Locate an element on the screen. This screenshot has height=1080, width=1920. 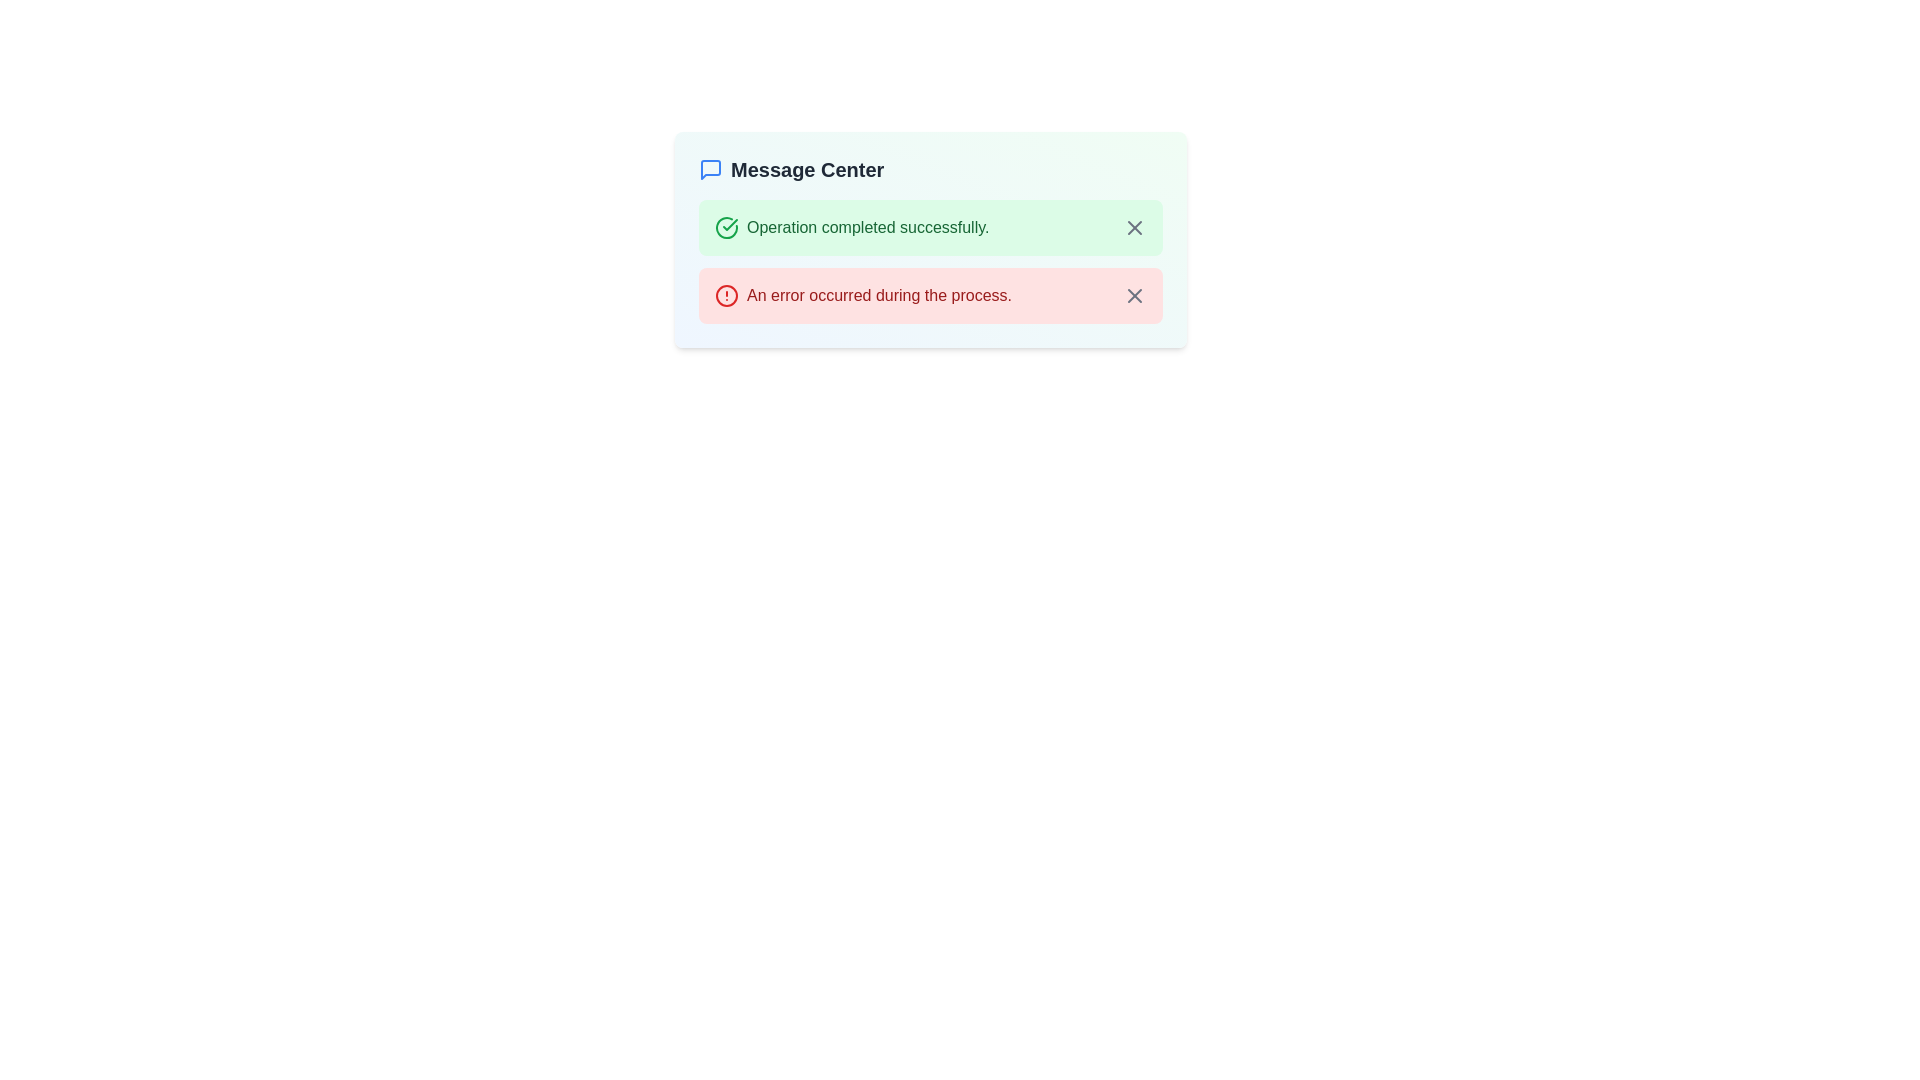
the small dark red 'X' icon of the Close button located on the right side of the error notification is located at coordinates (1134, 296).